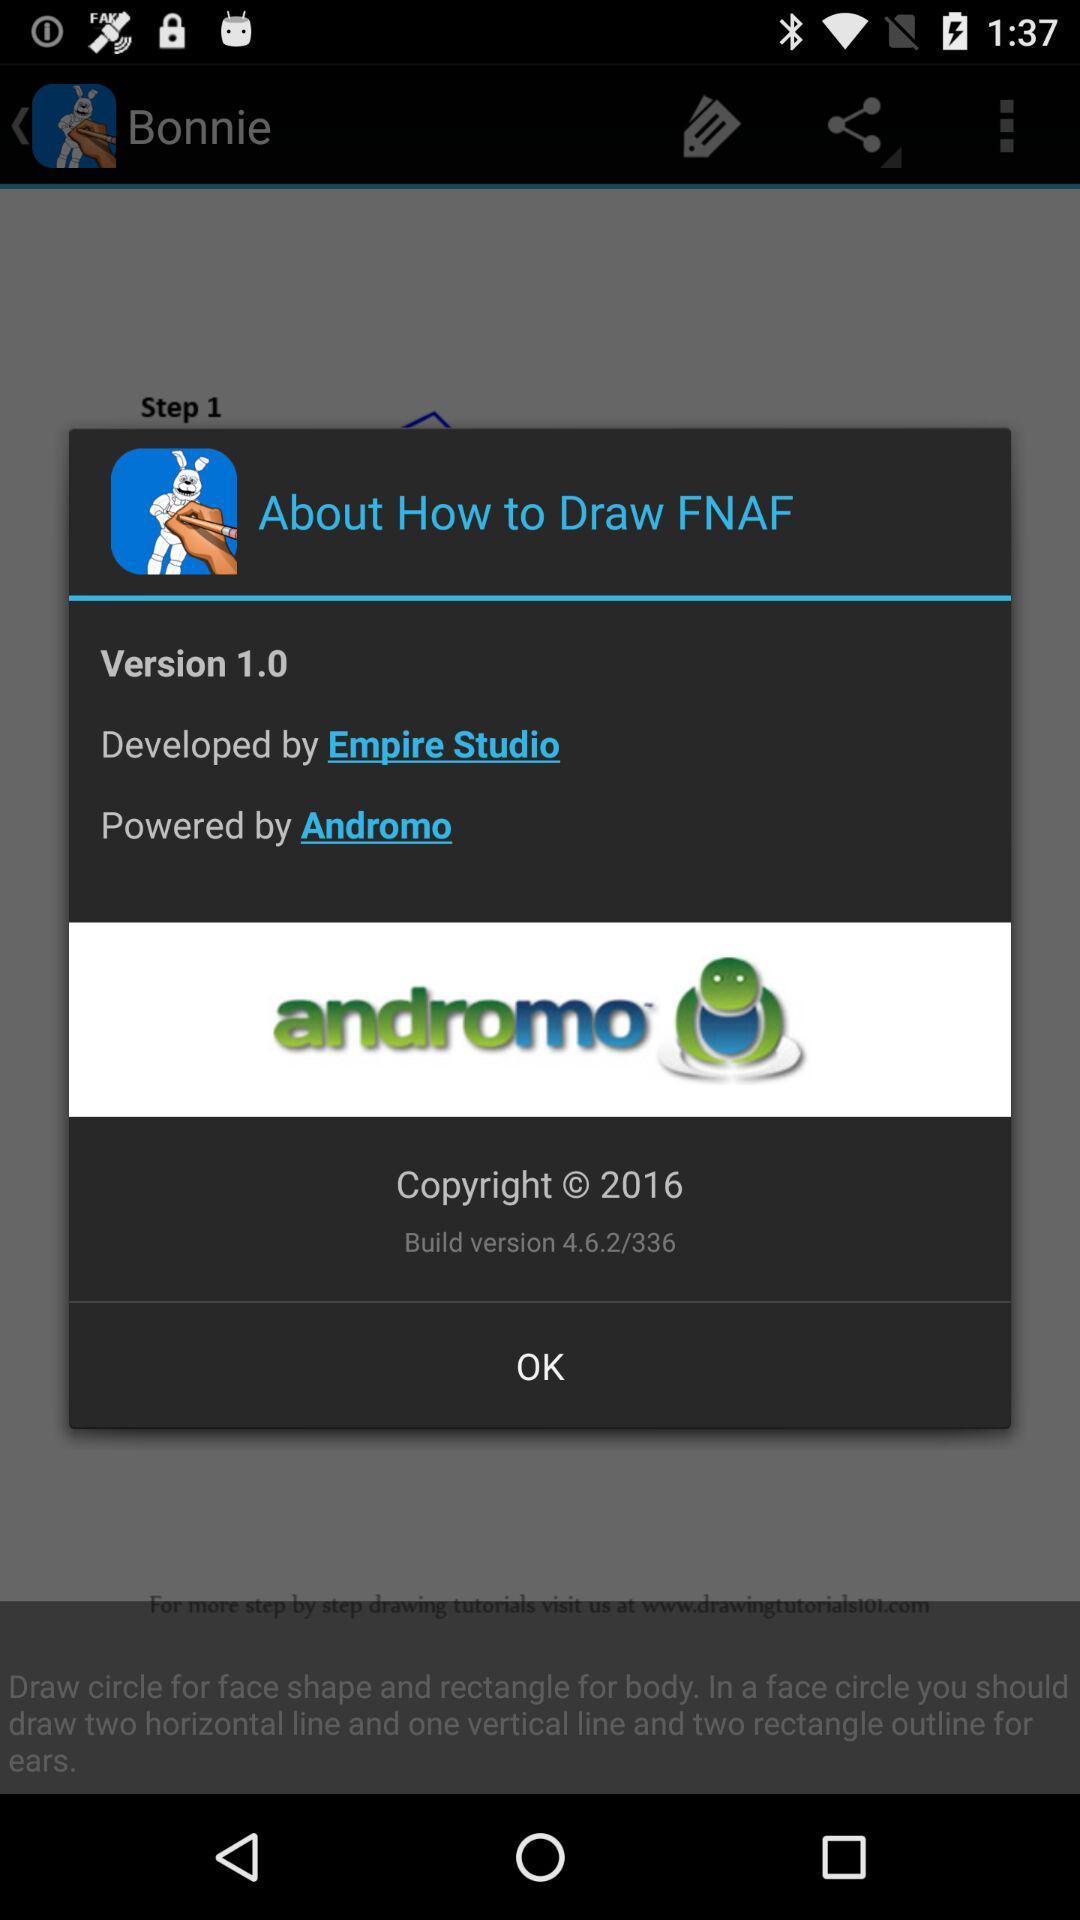 Image resolution: width=1080 pixels, height=1920 pixels. I want to click on powered by andromo icon, so click(540, 840).